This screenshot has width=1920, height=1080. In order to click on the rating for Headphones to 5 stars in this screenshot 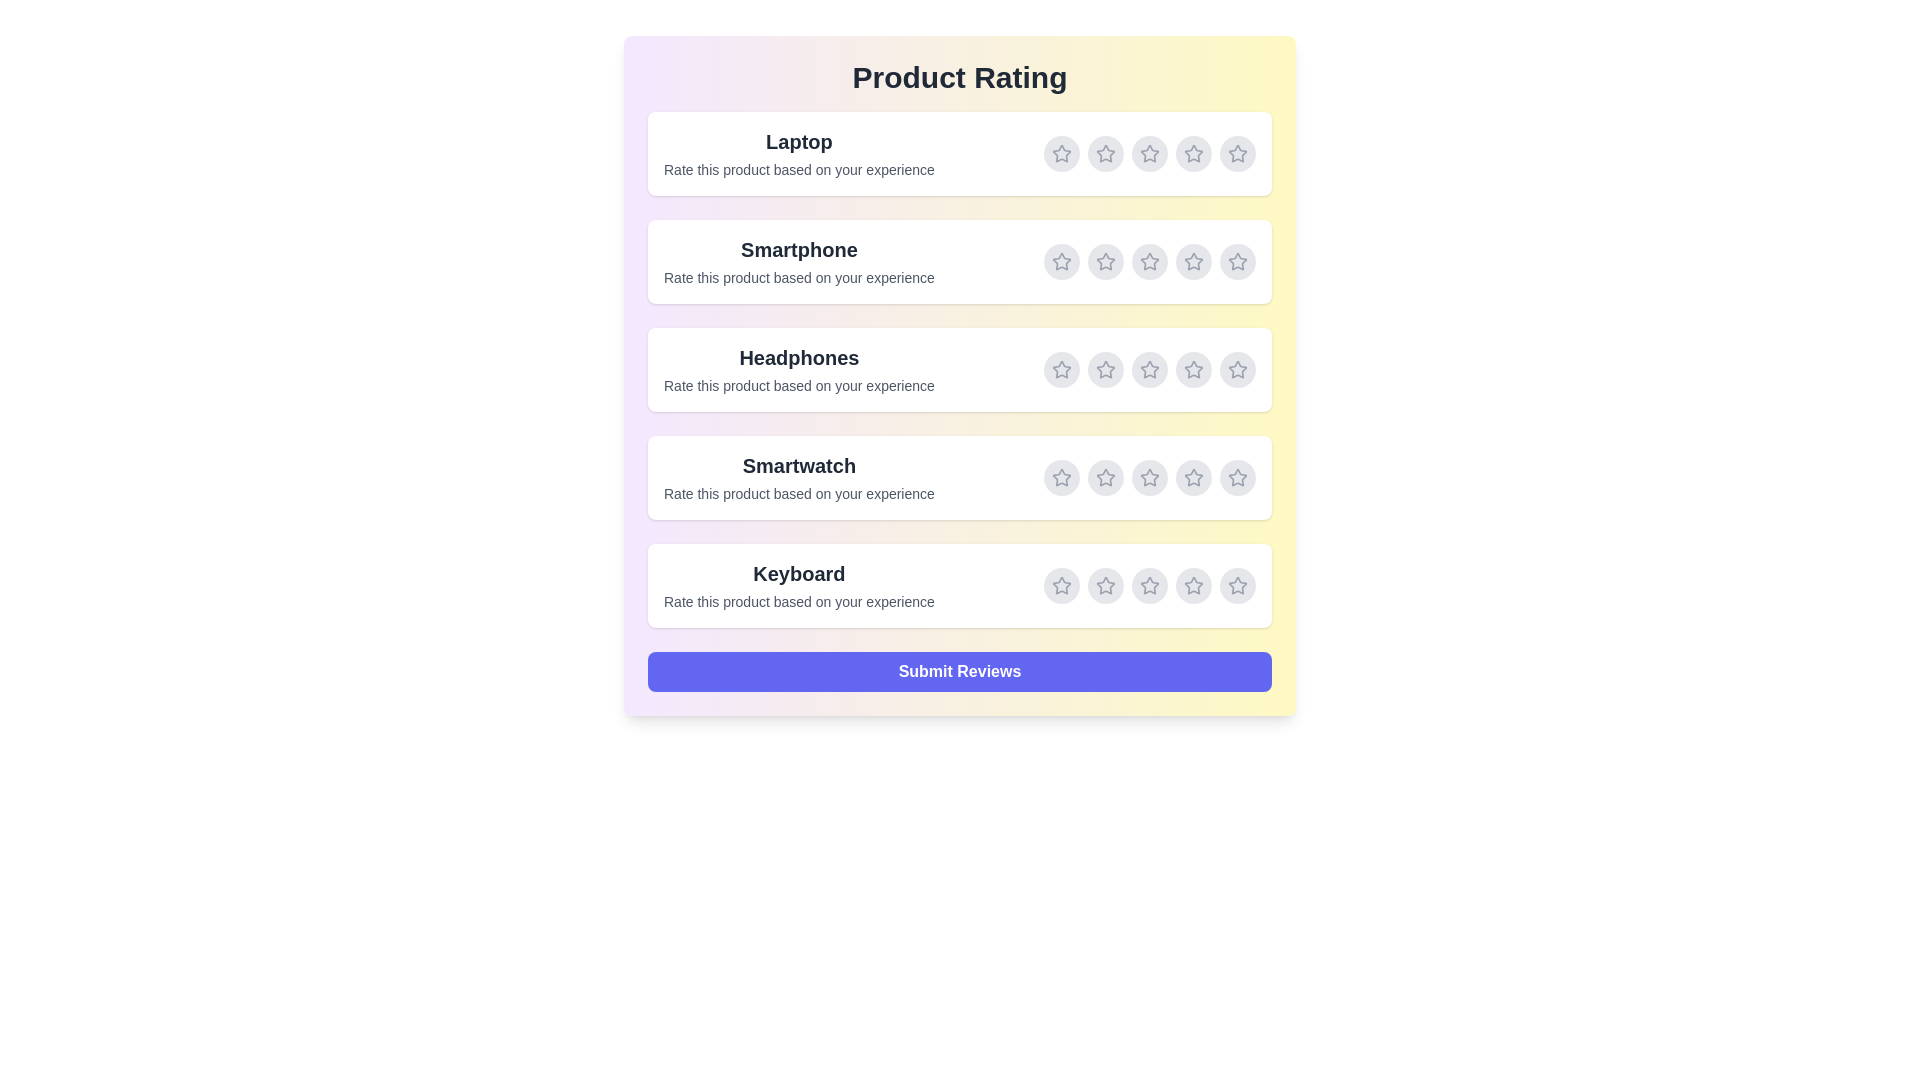, I will do `click(1237, 370)`.